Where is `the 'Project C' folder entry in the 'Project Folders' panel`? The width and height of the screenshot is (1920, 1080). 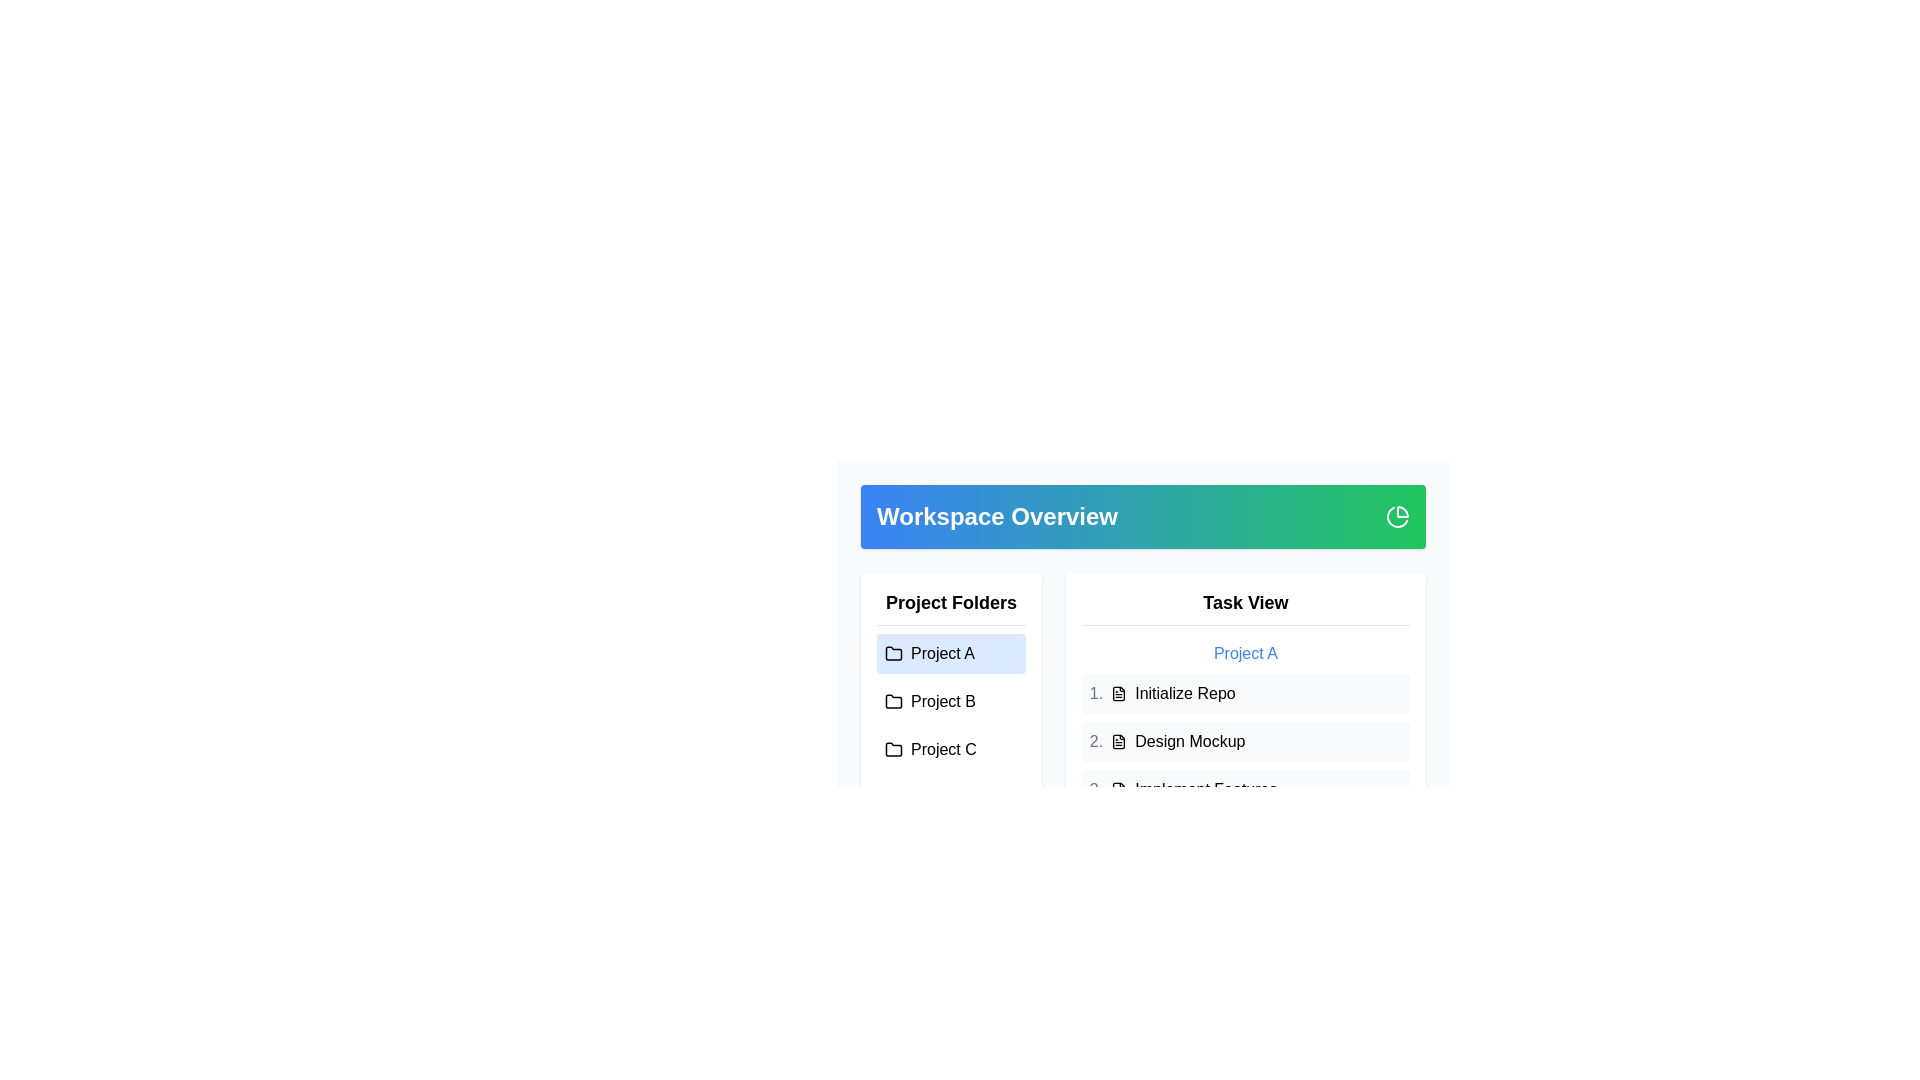
the 'Project C' folder entry in the 'Project Folders' panel is located at coordinates (950, 749).